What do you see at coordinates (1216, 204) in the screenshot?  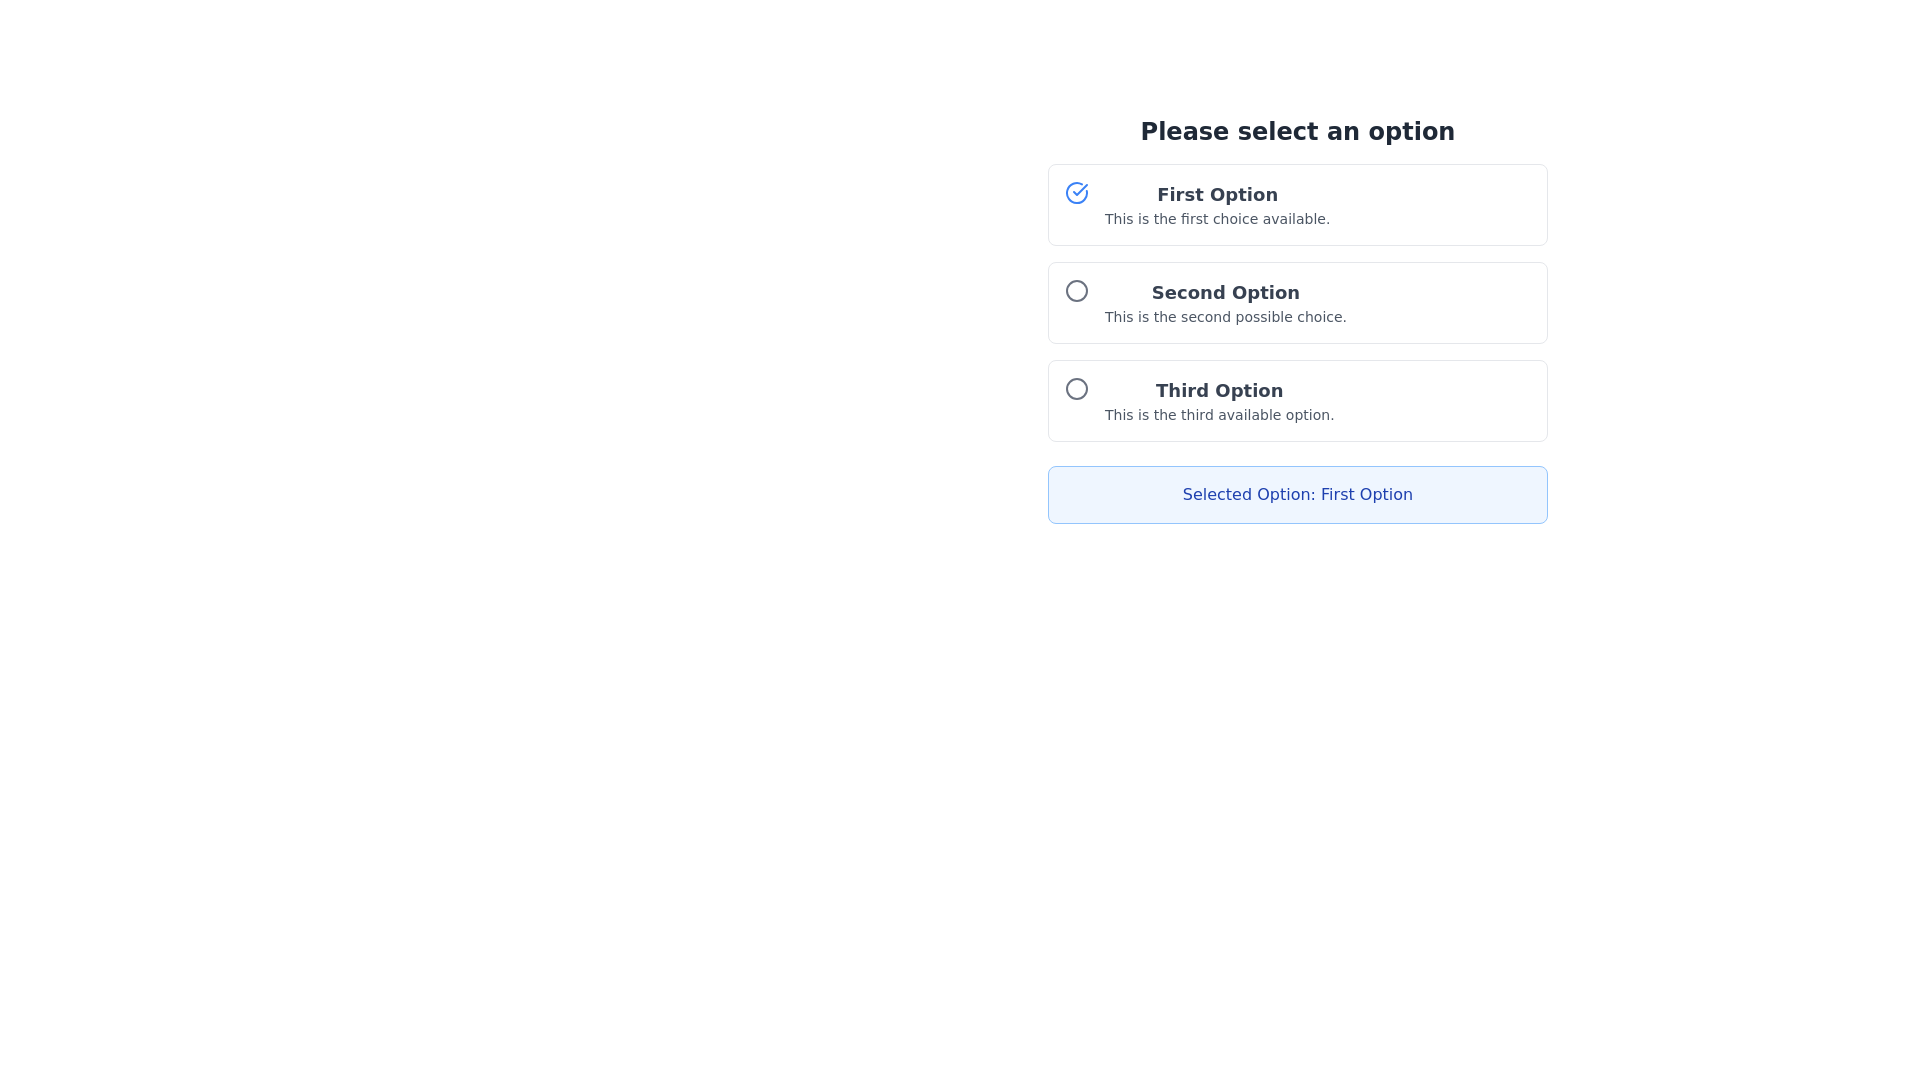 I see `the topmost selectable option with the text 'First Option'` at bounding box center [1216, 204].